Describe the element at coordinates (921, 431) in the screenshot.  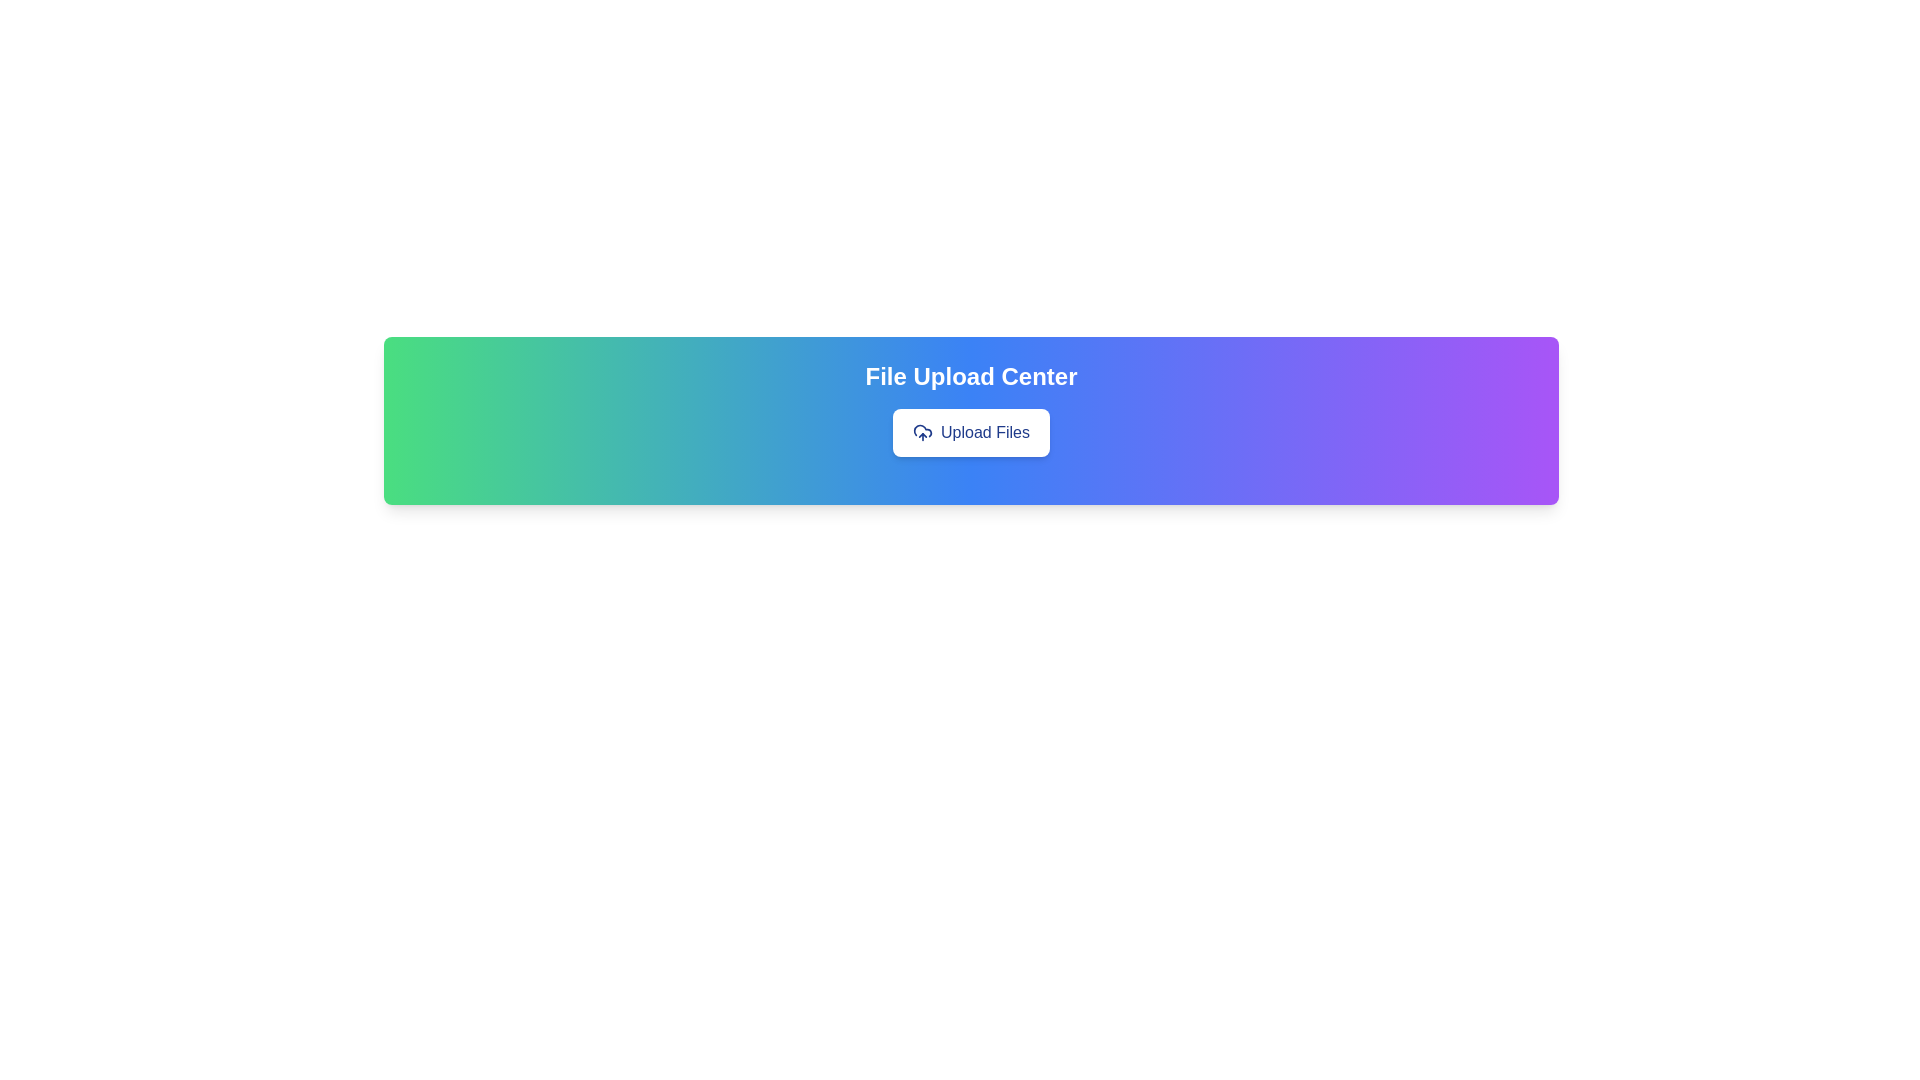
I see `the auxiliary icon that signifies the upload functionality of the 'Upload Files' button, located to the left of the button text, if interactive actions are enabled` at that location.